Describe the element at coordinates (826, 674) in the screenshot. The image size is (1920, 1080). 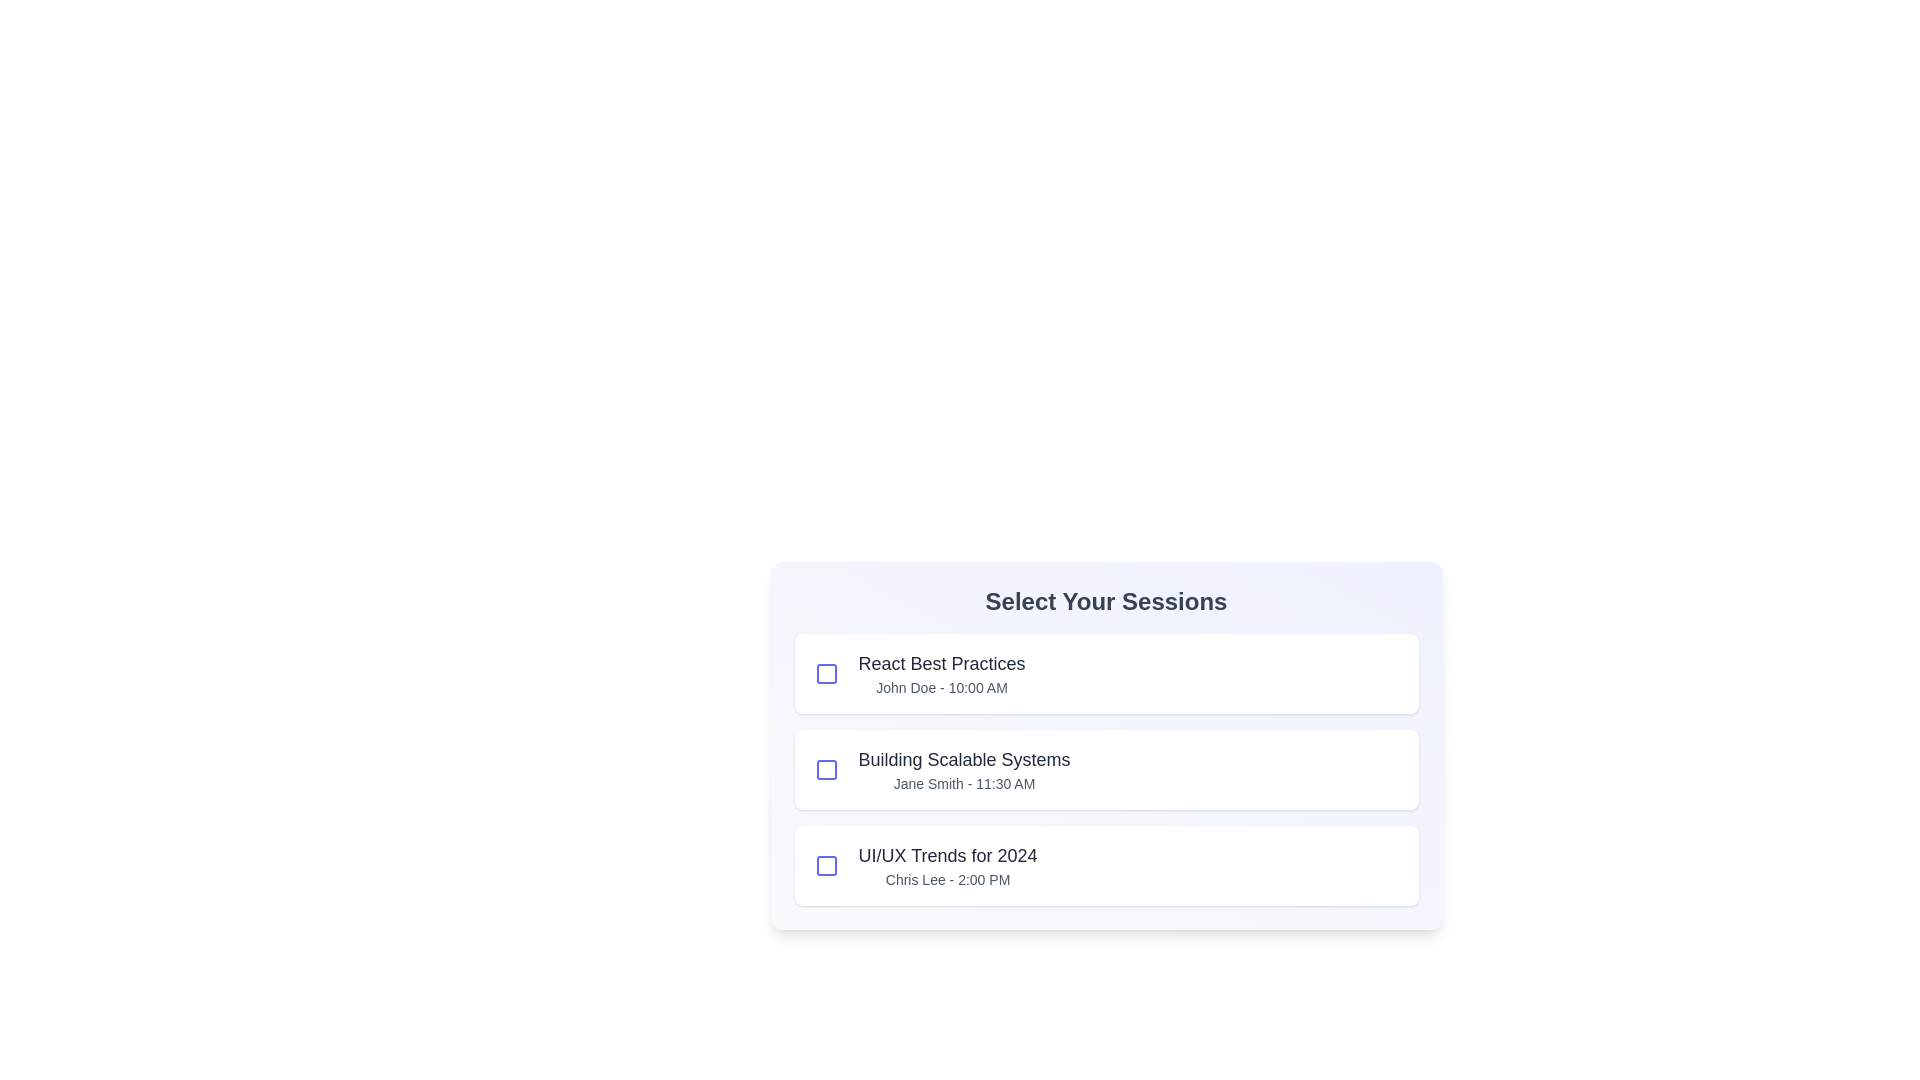
I see `the checkbox corresponding to the session 'React Best Practices'` at that location.